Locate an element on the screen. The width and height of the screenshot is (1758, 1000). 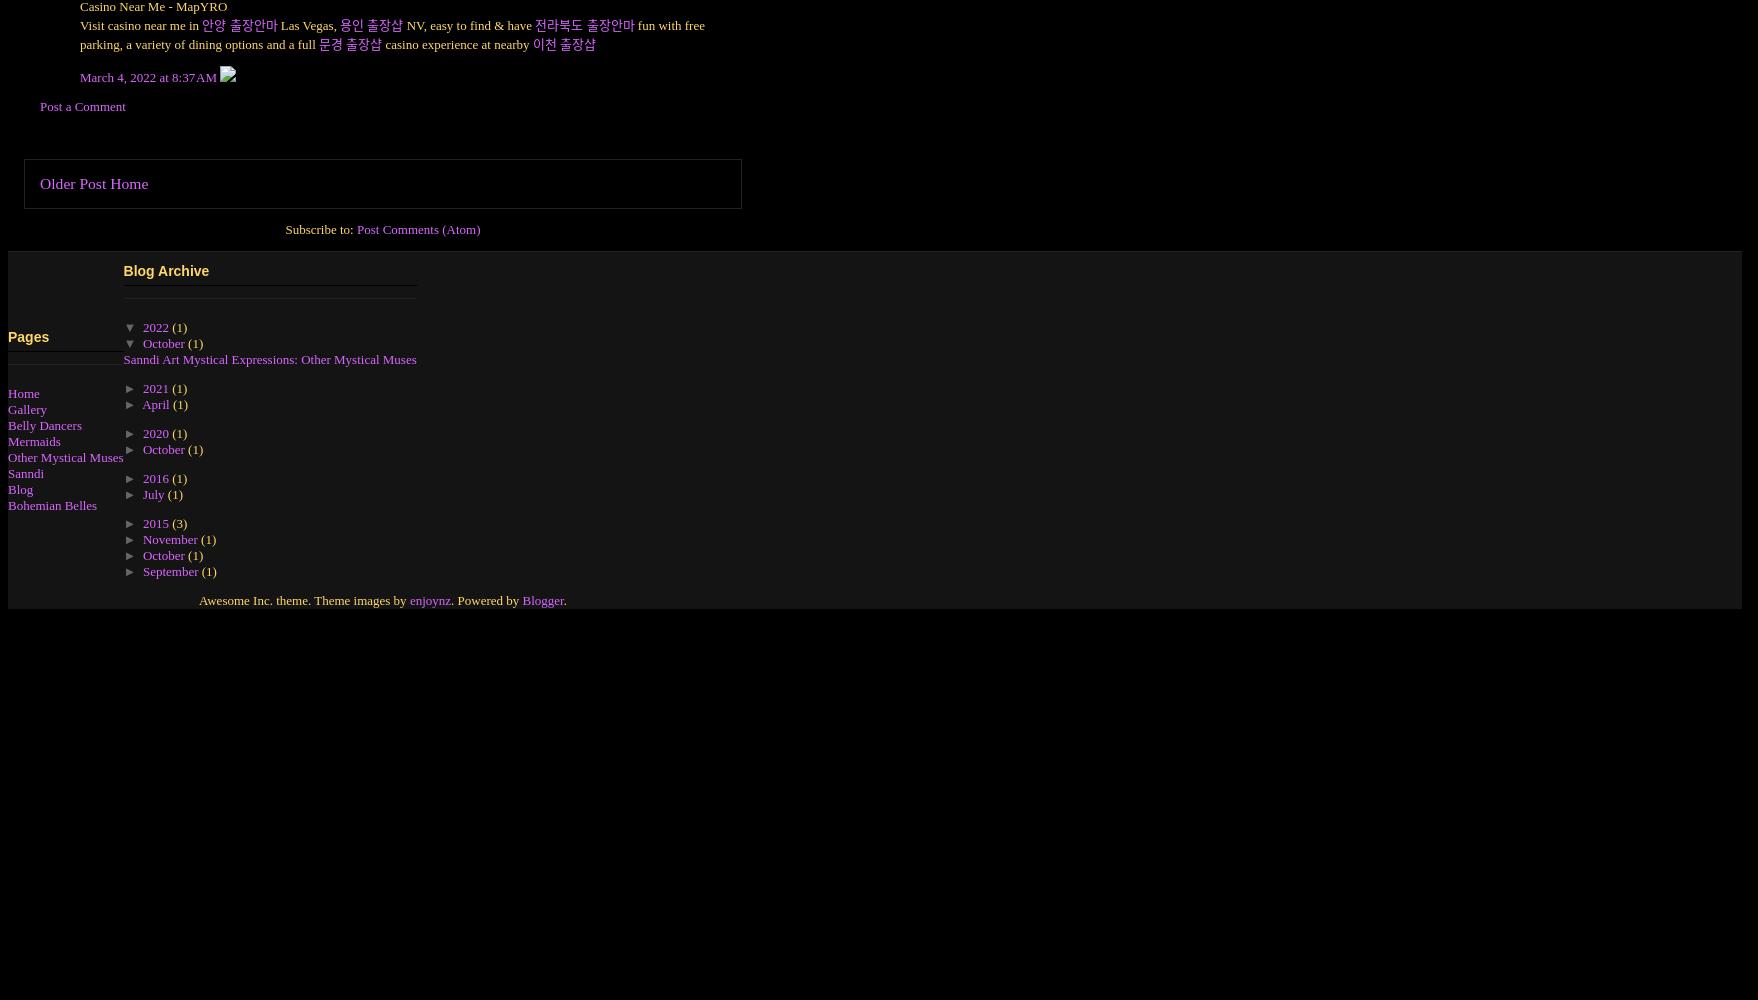
'Blogger' is located at coordinates (541, 598).